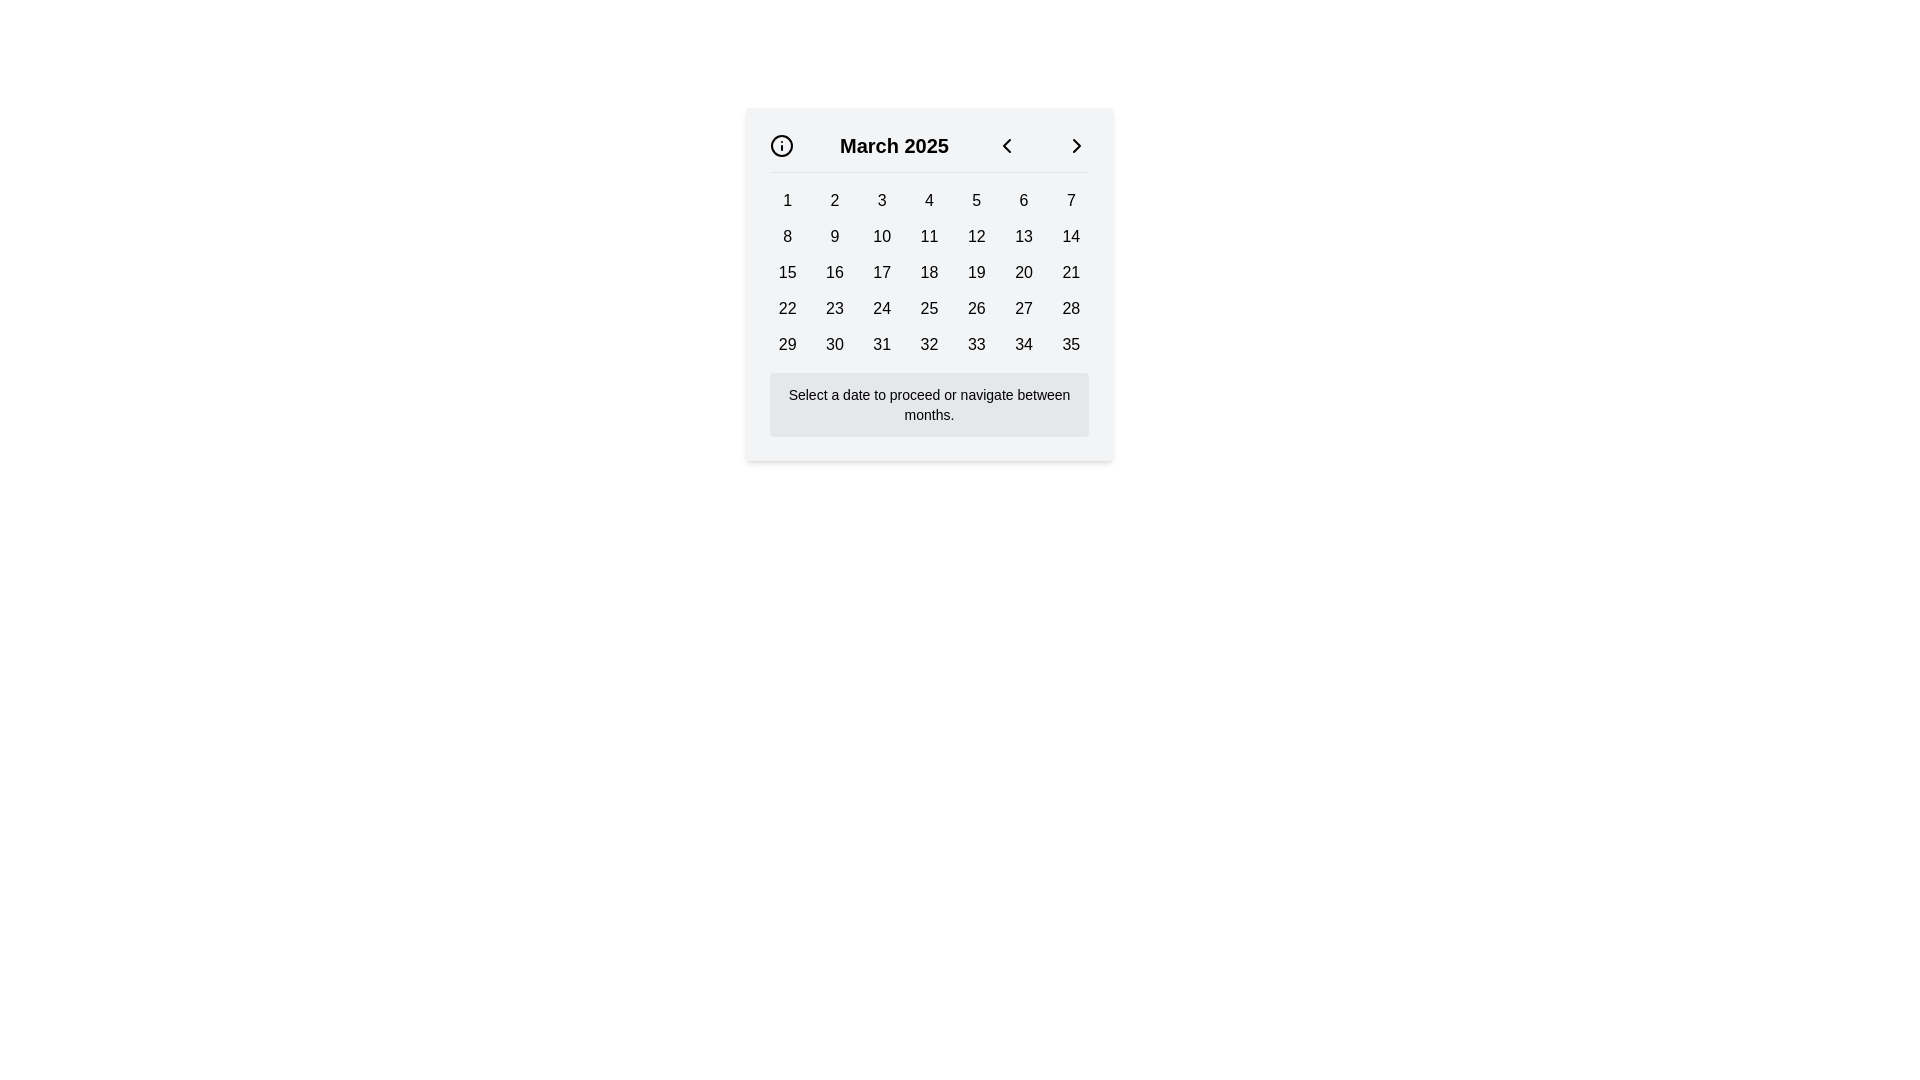 The height and width of the screenshot is (1080, 1920). Describe the element at coordinates (835, 308) in the screenshot. I see `the button labeled '23' located in the fourth row and second column of the calendar grid` at that location.